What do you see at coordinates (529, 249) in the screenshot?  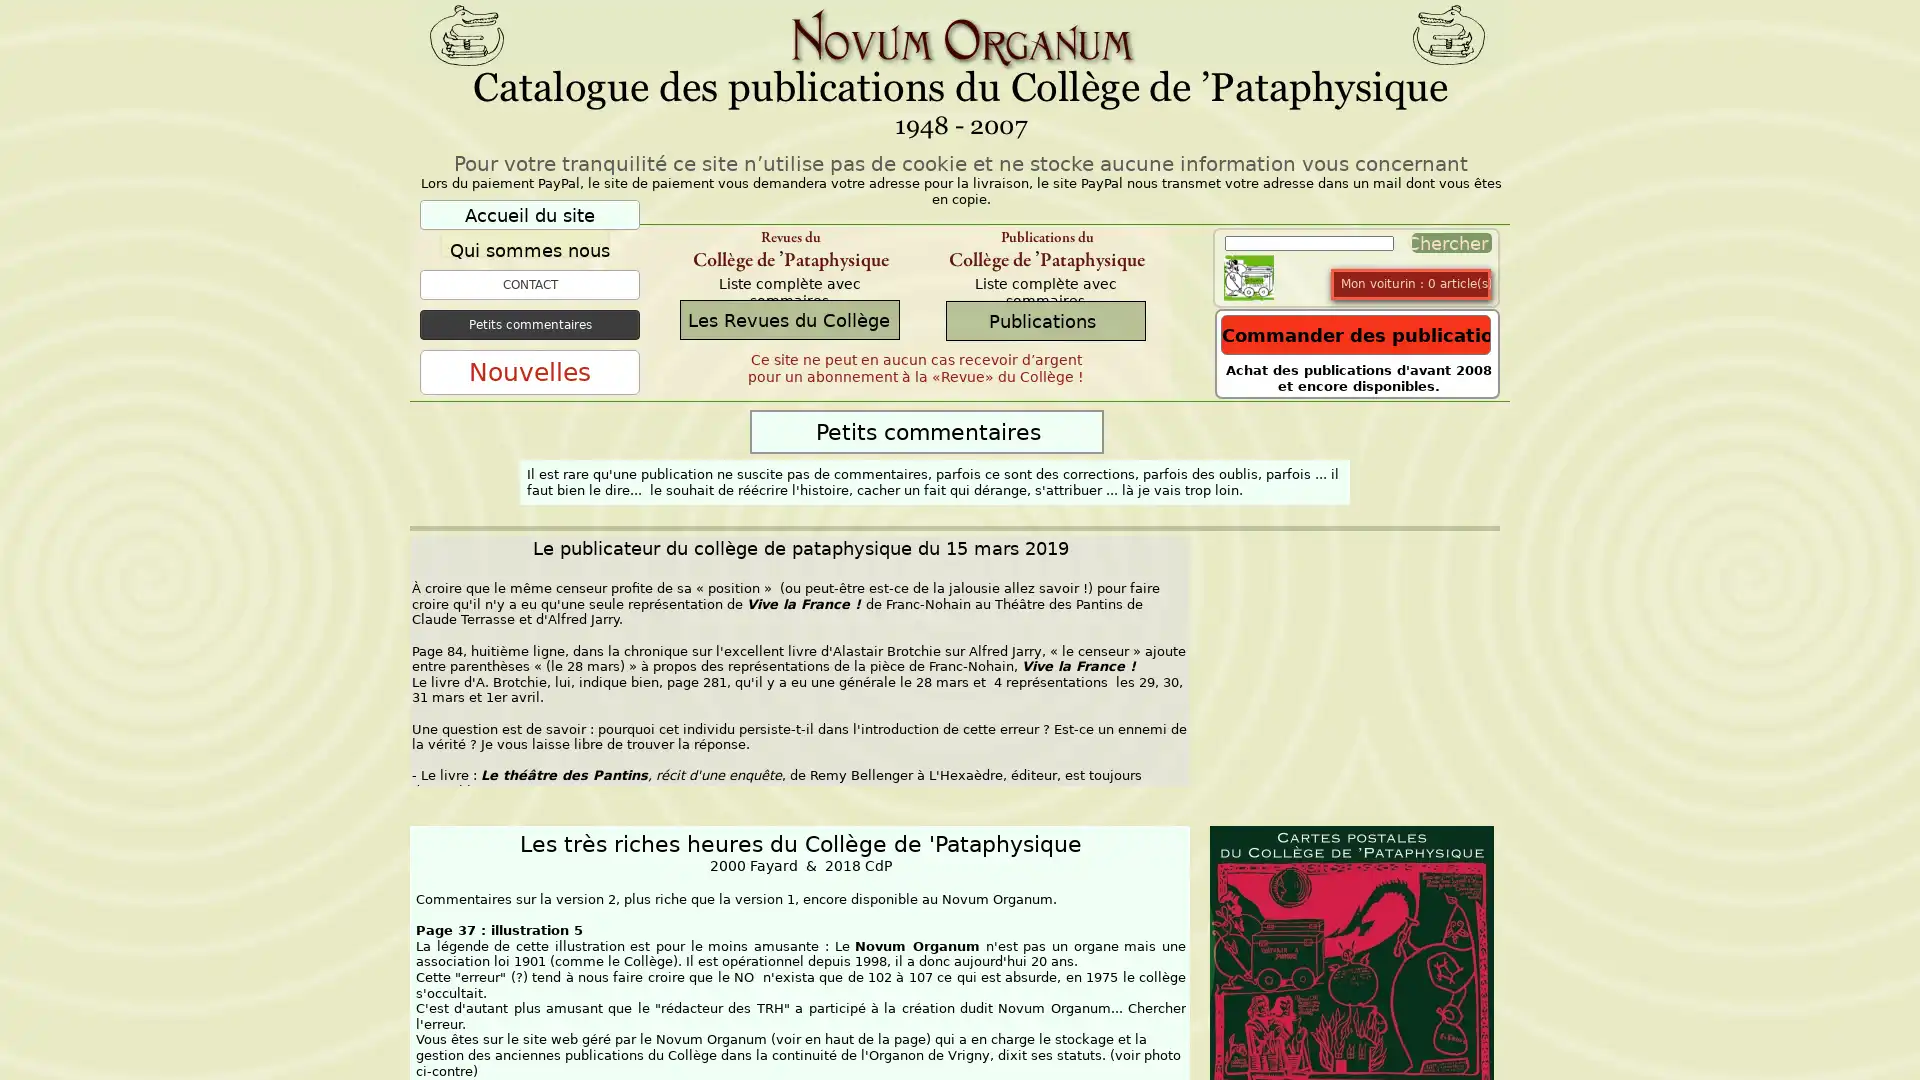 I see `Qui sommes nous` at bounding box center [529, 249].